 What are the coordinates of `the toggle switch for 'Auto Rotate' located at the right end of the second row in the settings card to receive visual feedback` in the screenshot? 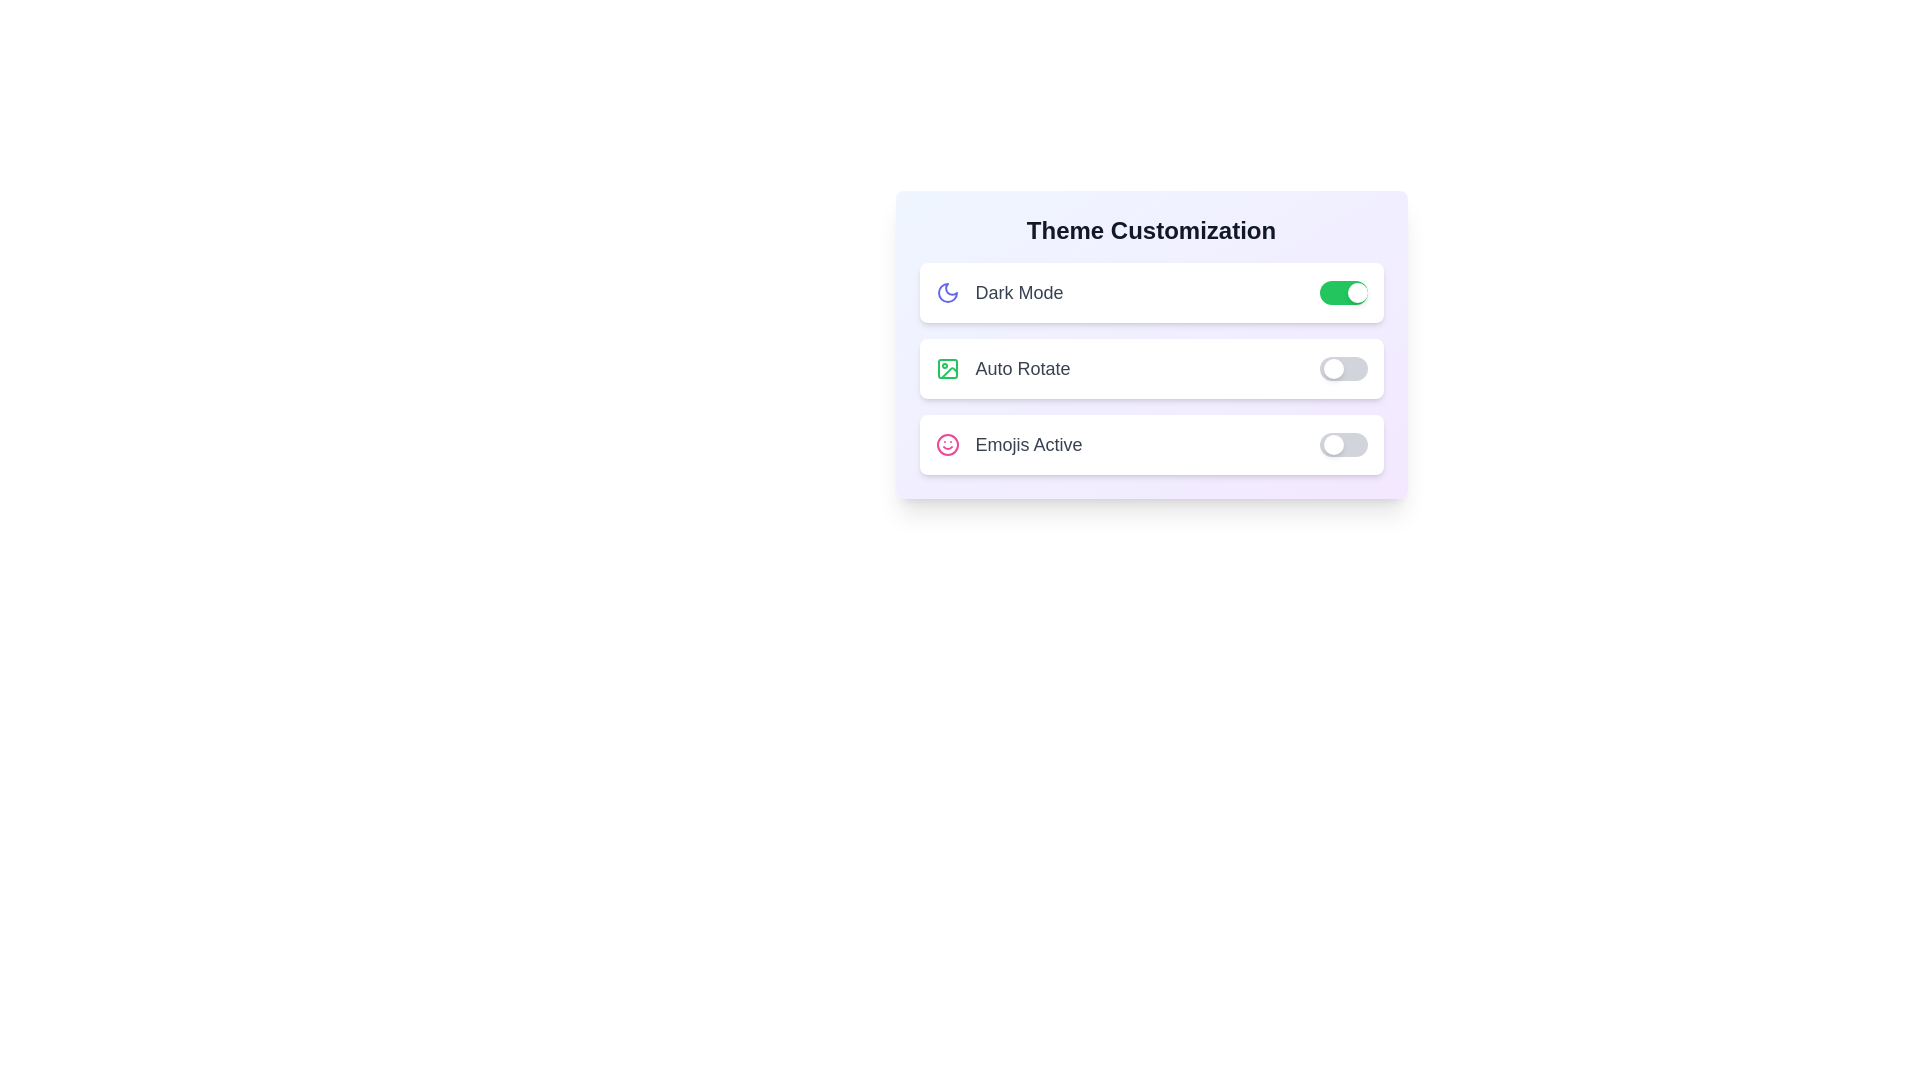 It's located at (1343, 369).